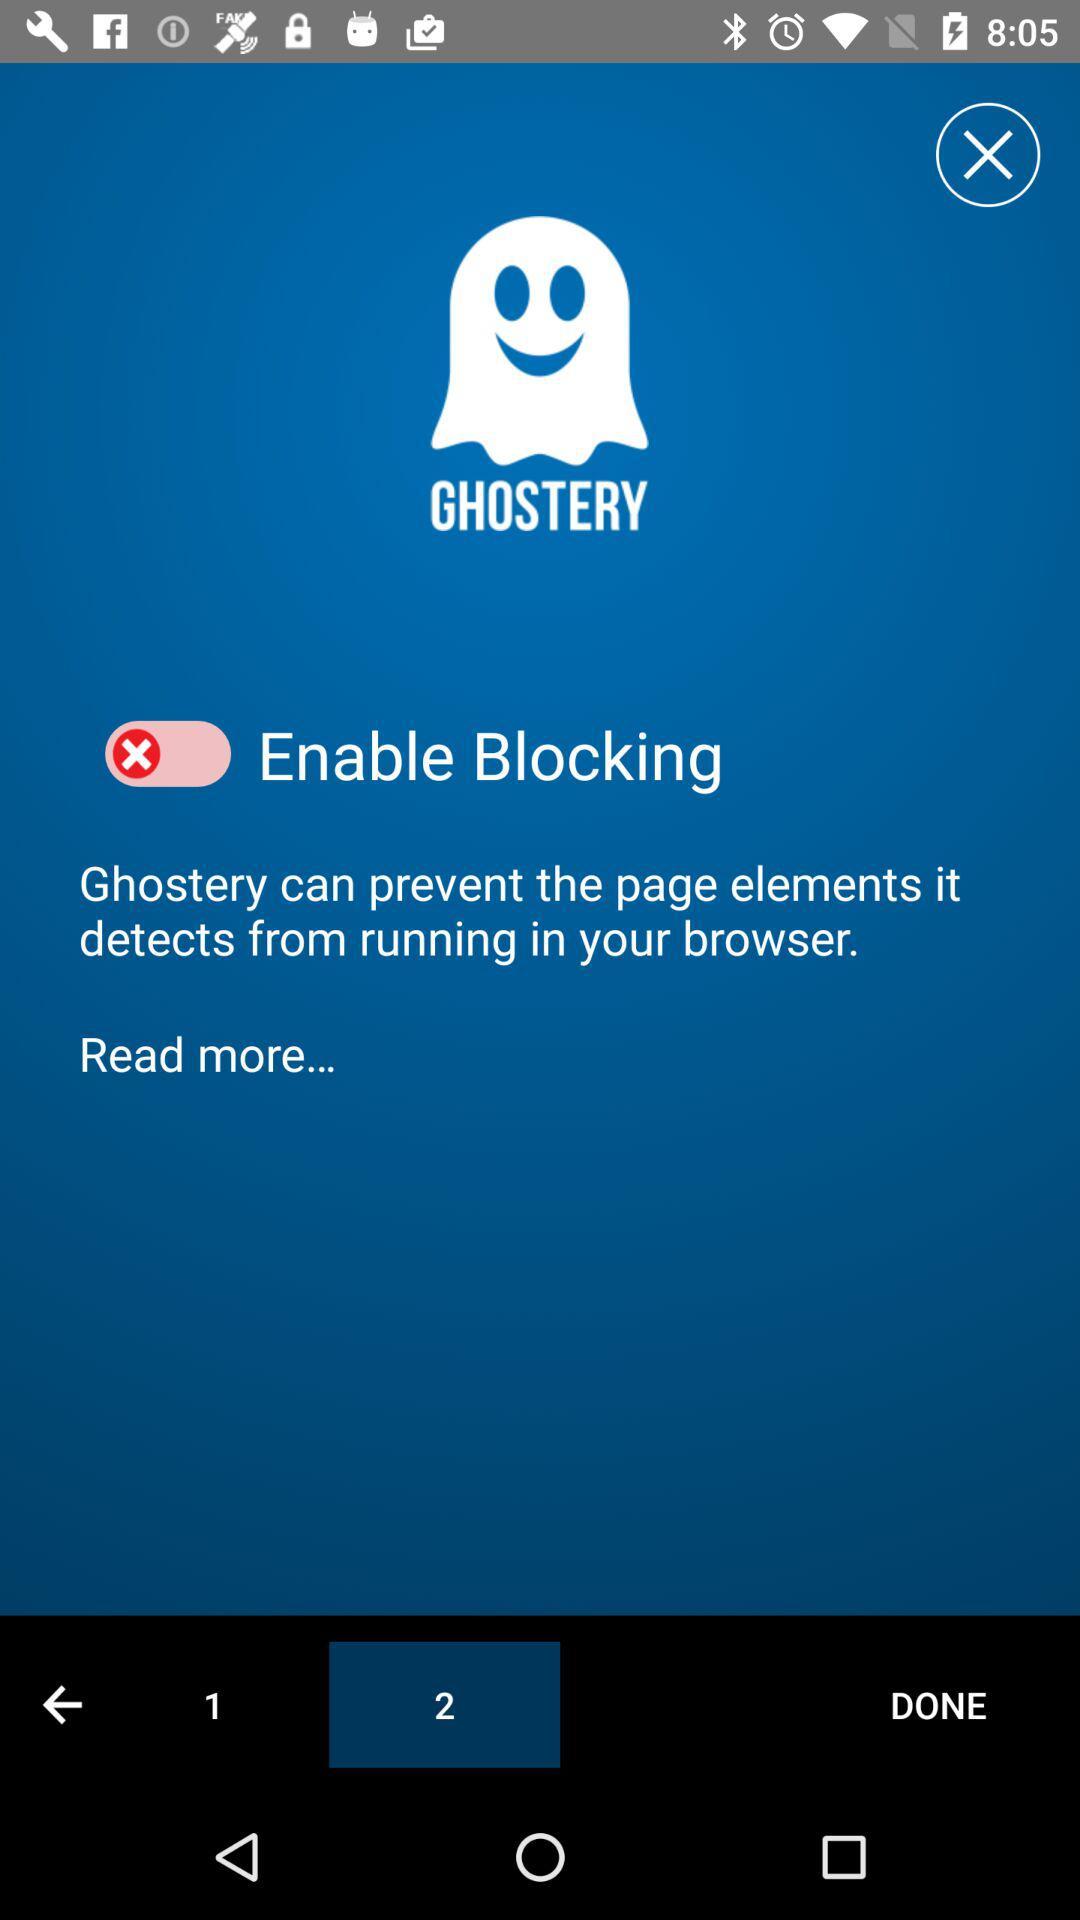 Image resolution: width=1080 pixels, height=1920 pixels. I want to click on item above ghostery can prevent, so click(628, 753).